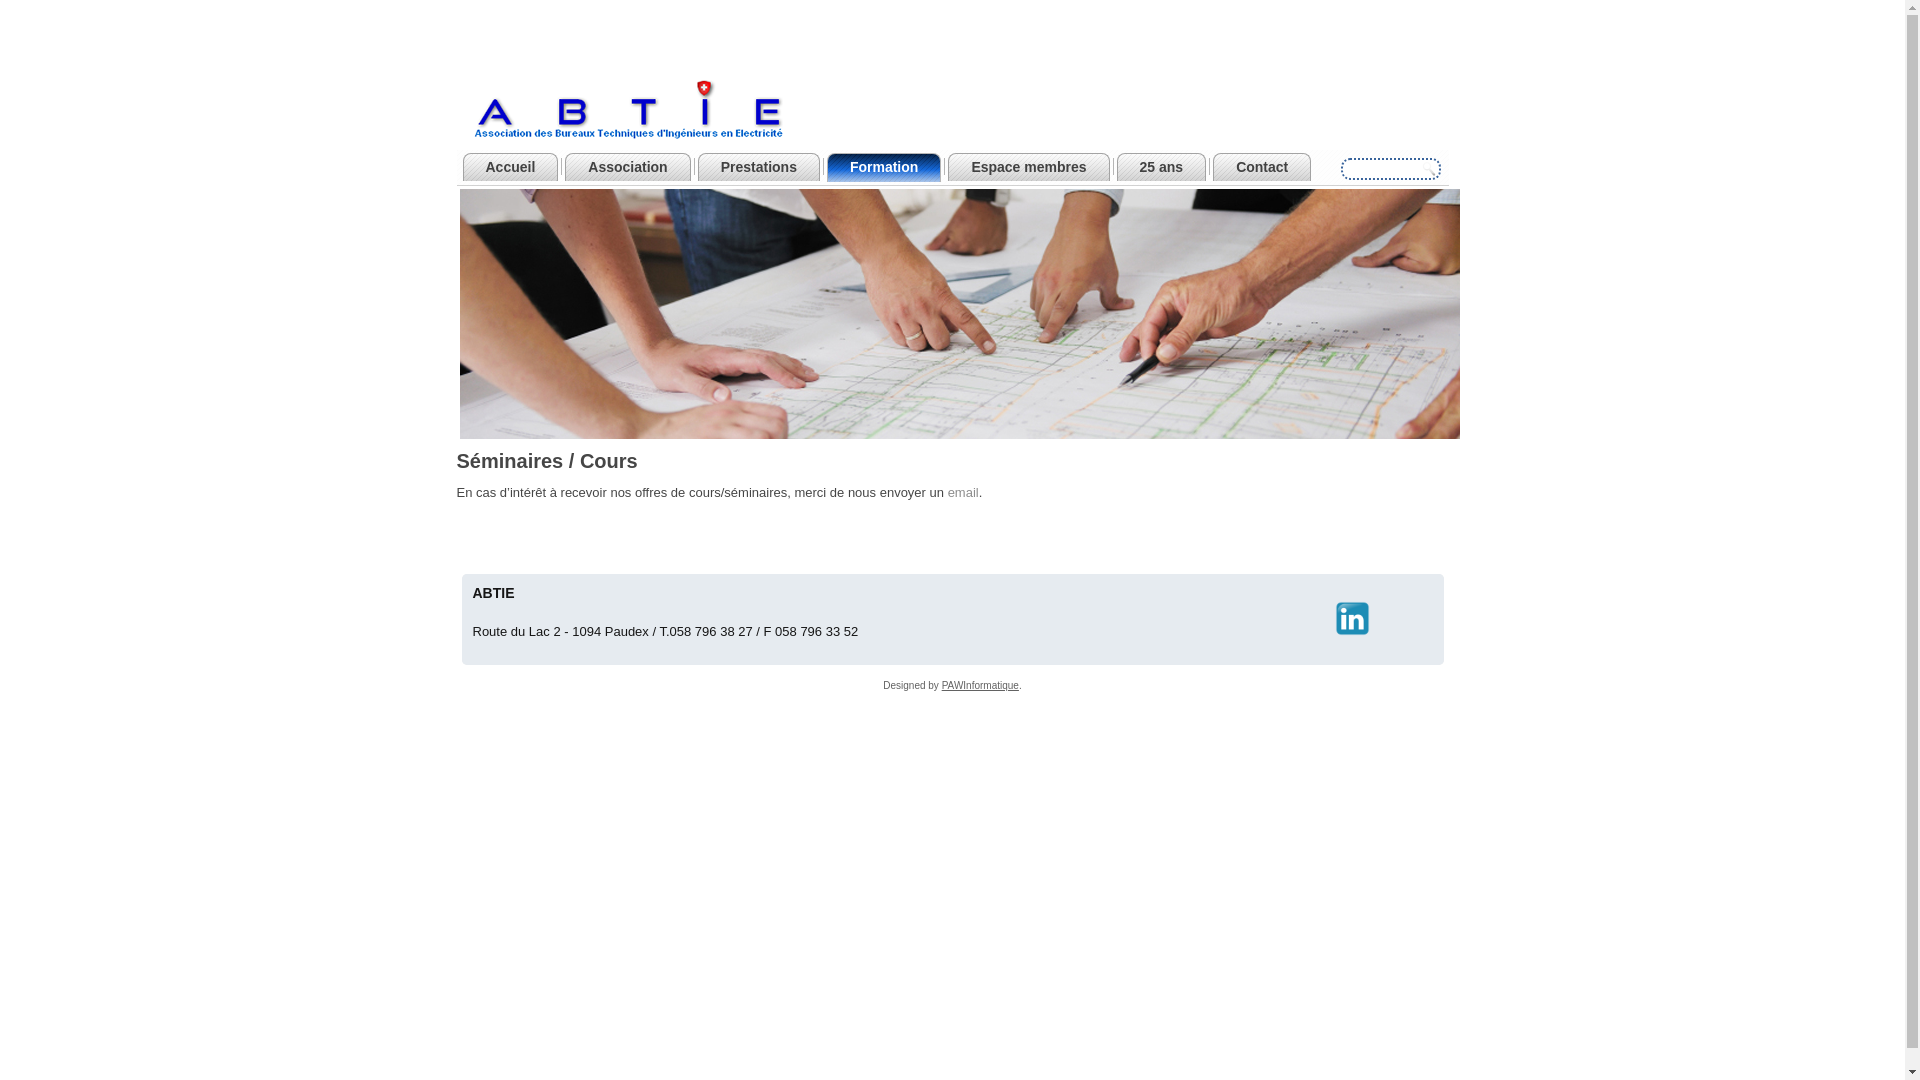 This screenshot has width=1920, height=1080. Describe the element at coordinates (757, 165) in the screenshot. I see `'Prestations'` at that location.